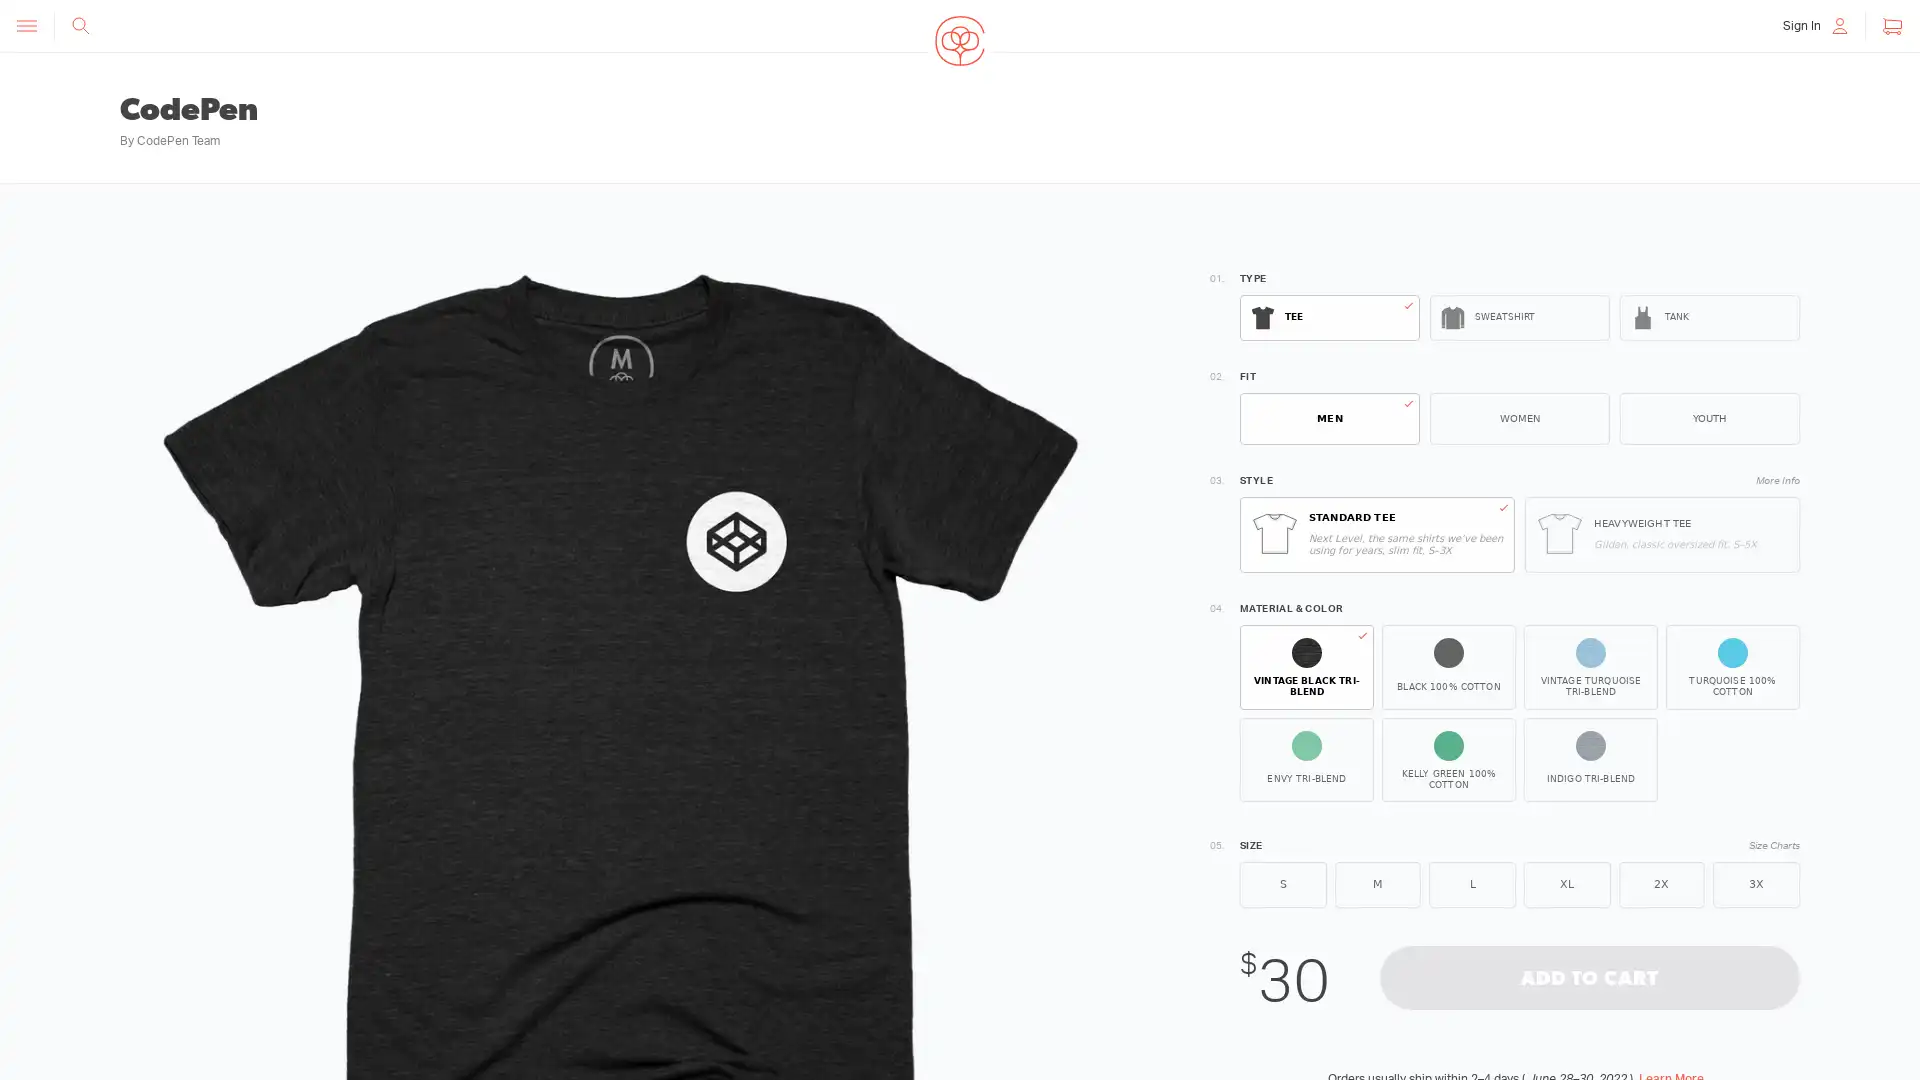 This screenshot has height=1080, width=1920. What do you see at coordinates (1520, 418) in the screenshot?
I see `WOMEN` at bounding box center [1520, 418].